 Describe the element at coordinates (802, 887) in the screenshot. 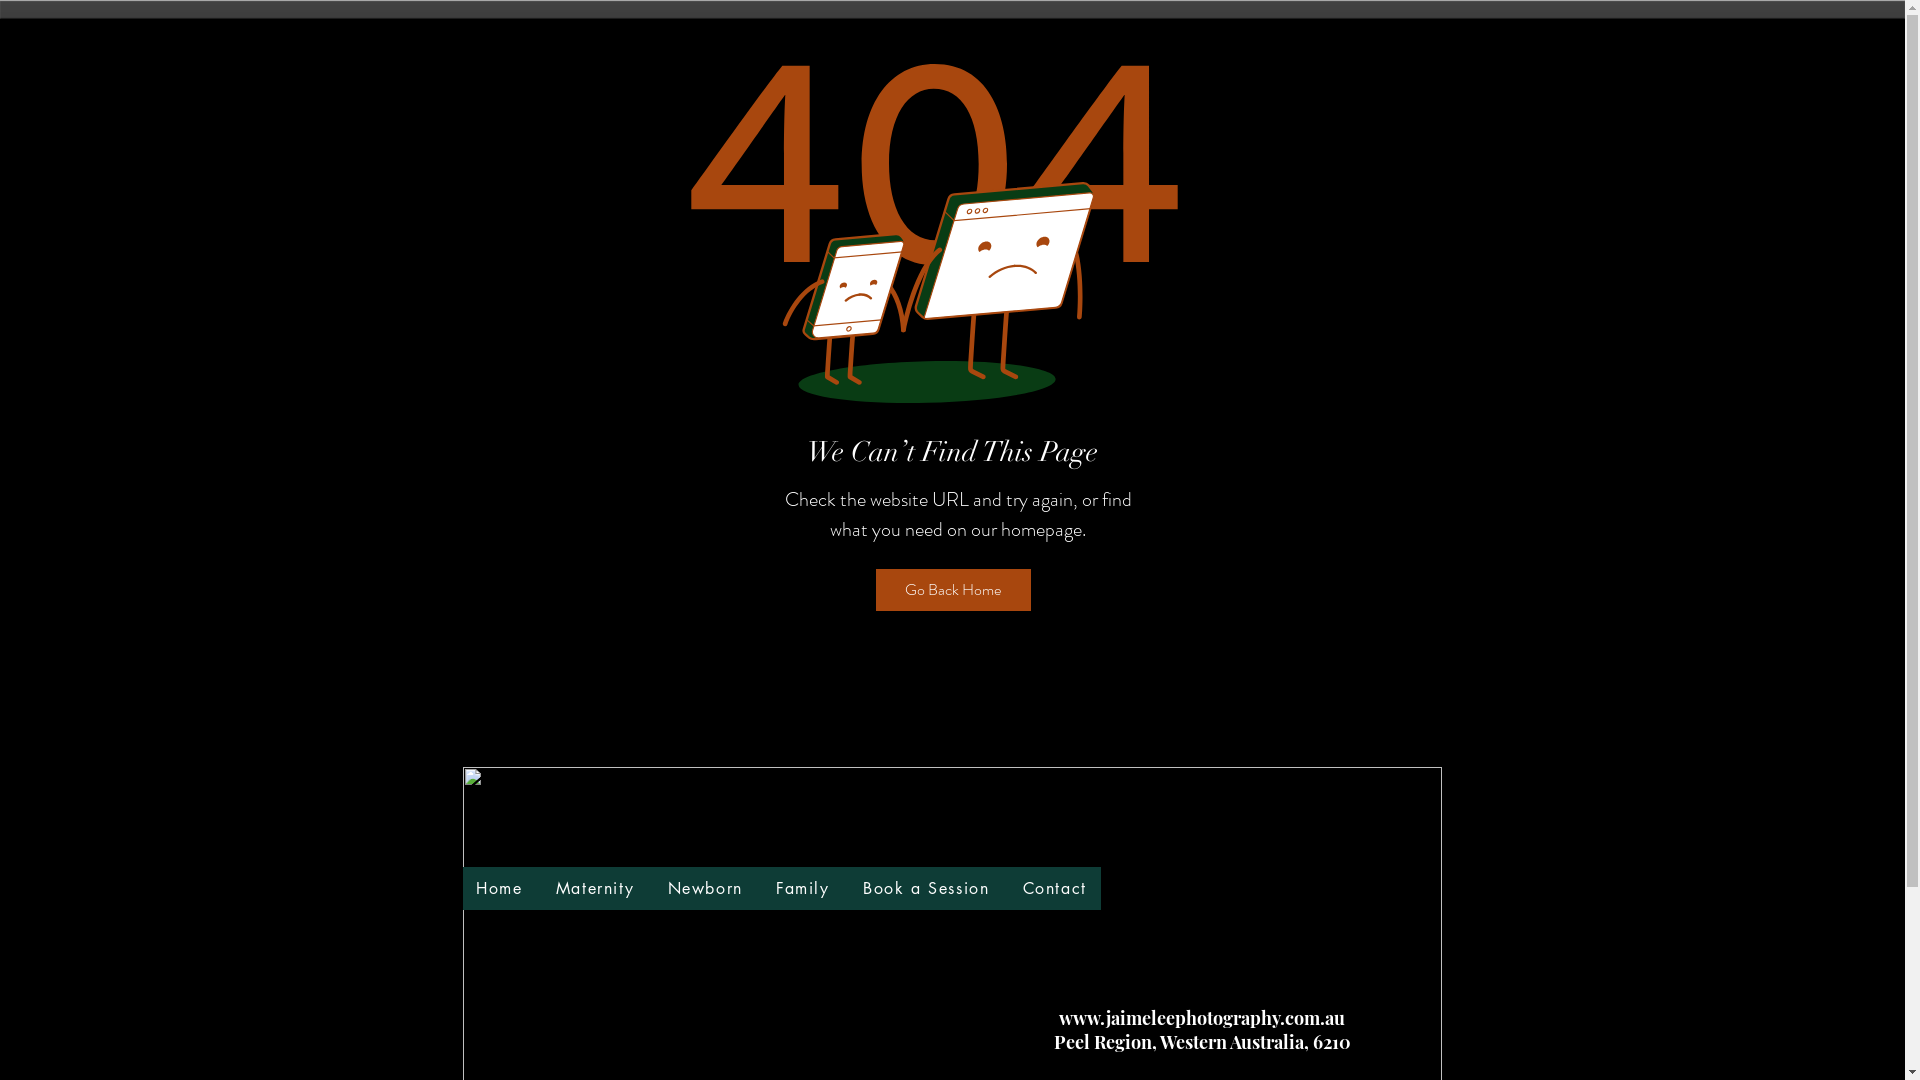

I see `'Family'` at that location.